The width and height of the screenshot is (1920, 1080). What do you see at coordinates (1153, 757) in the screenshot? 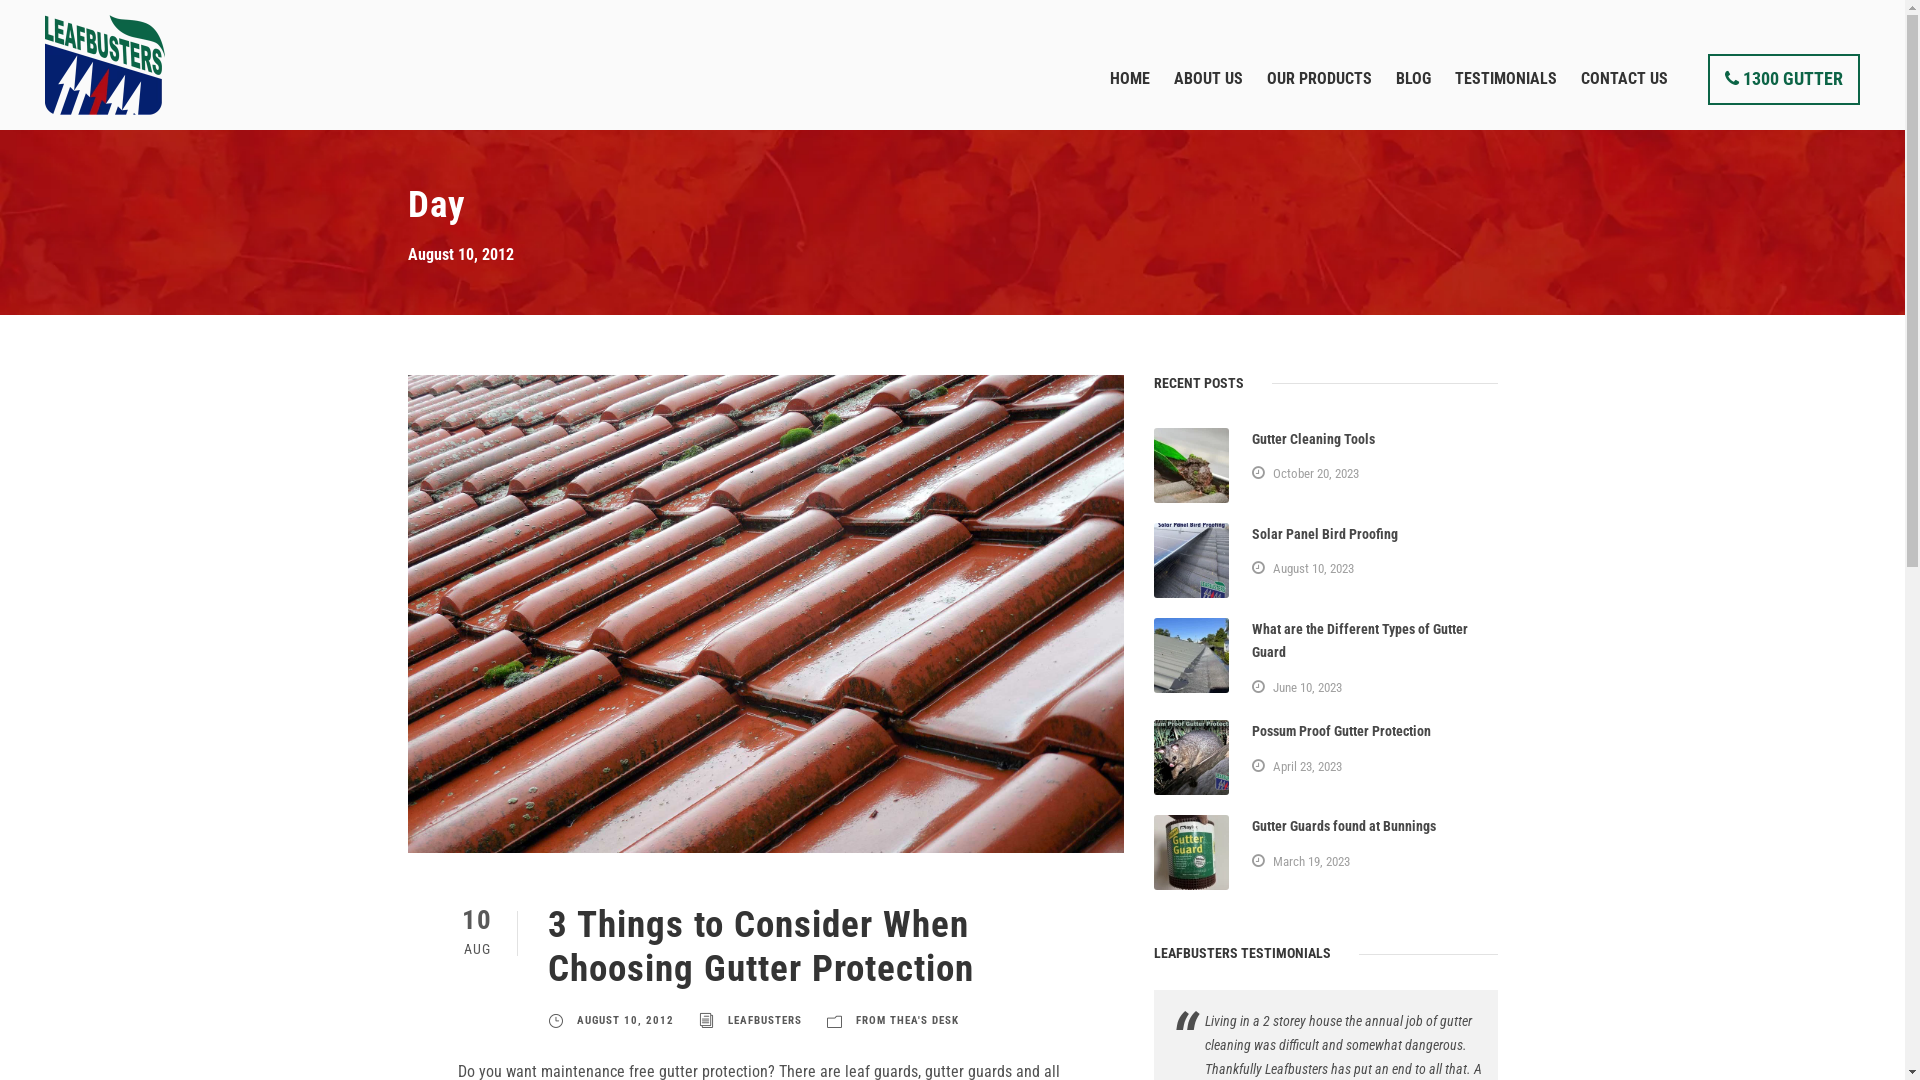
I see `'Possum Proof Gutter Protection'` at bounding box center [1153, 757].